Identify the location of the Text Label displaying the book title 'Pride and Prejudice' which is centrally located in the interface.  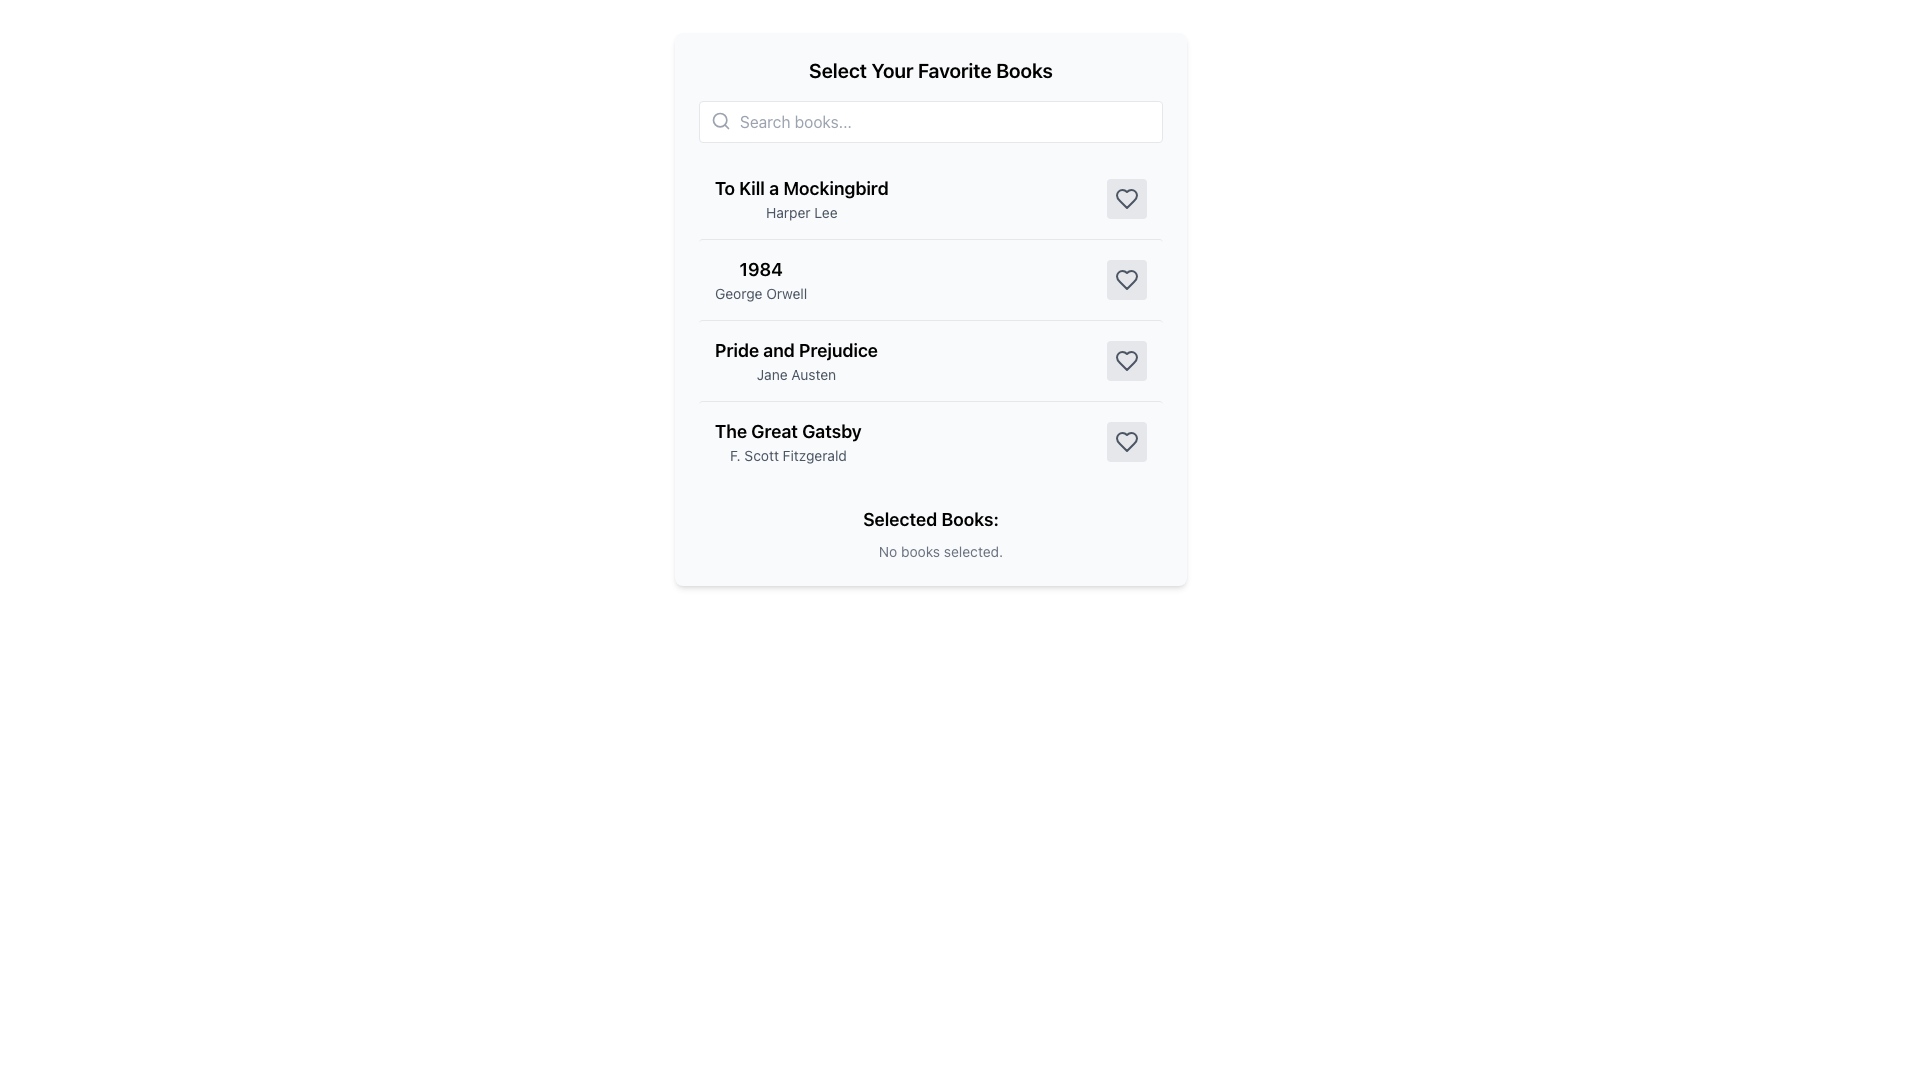
(795, 350).